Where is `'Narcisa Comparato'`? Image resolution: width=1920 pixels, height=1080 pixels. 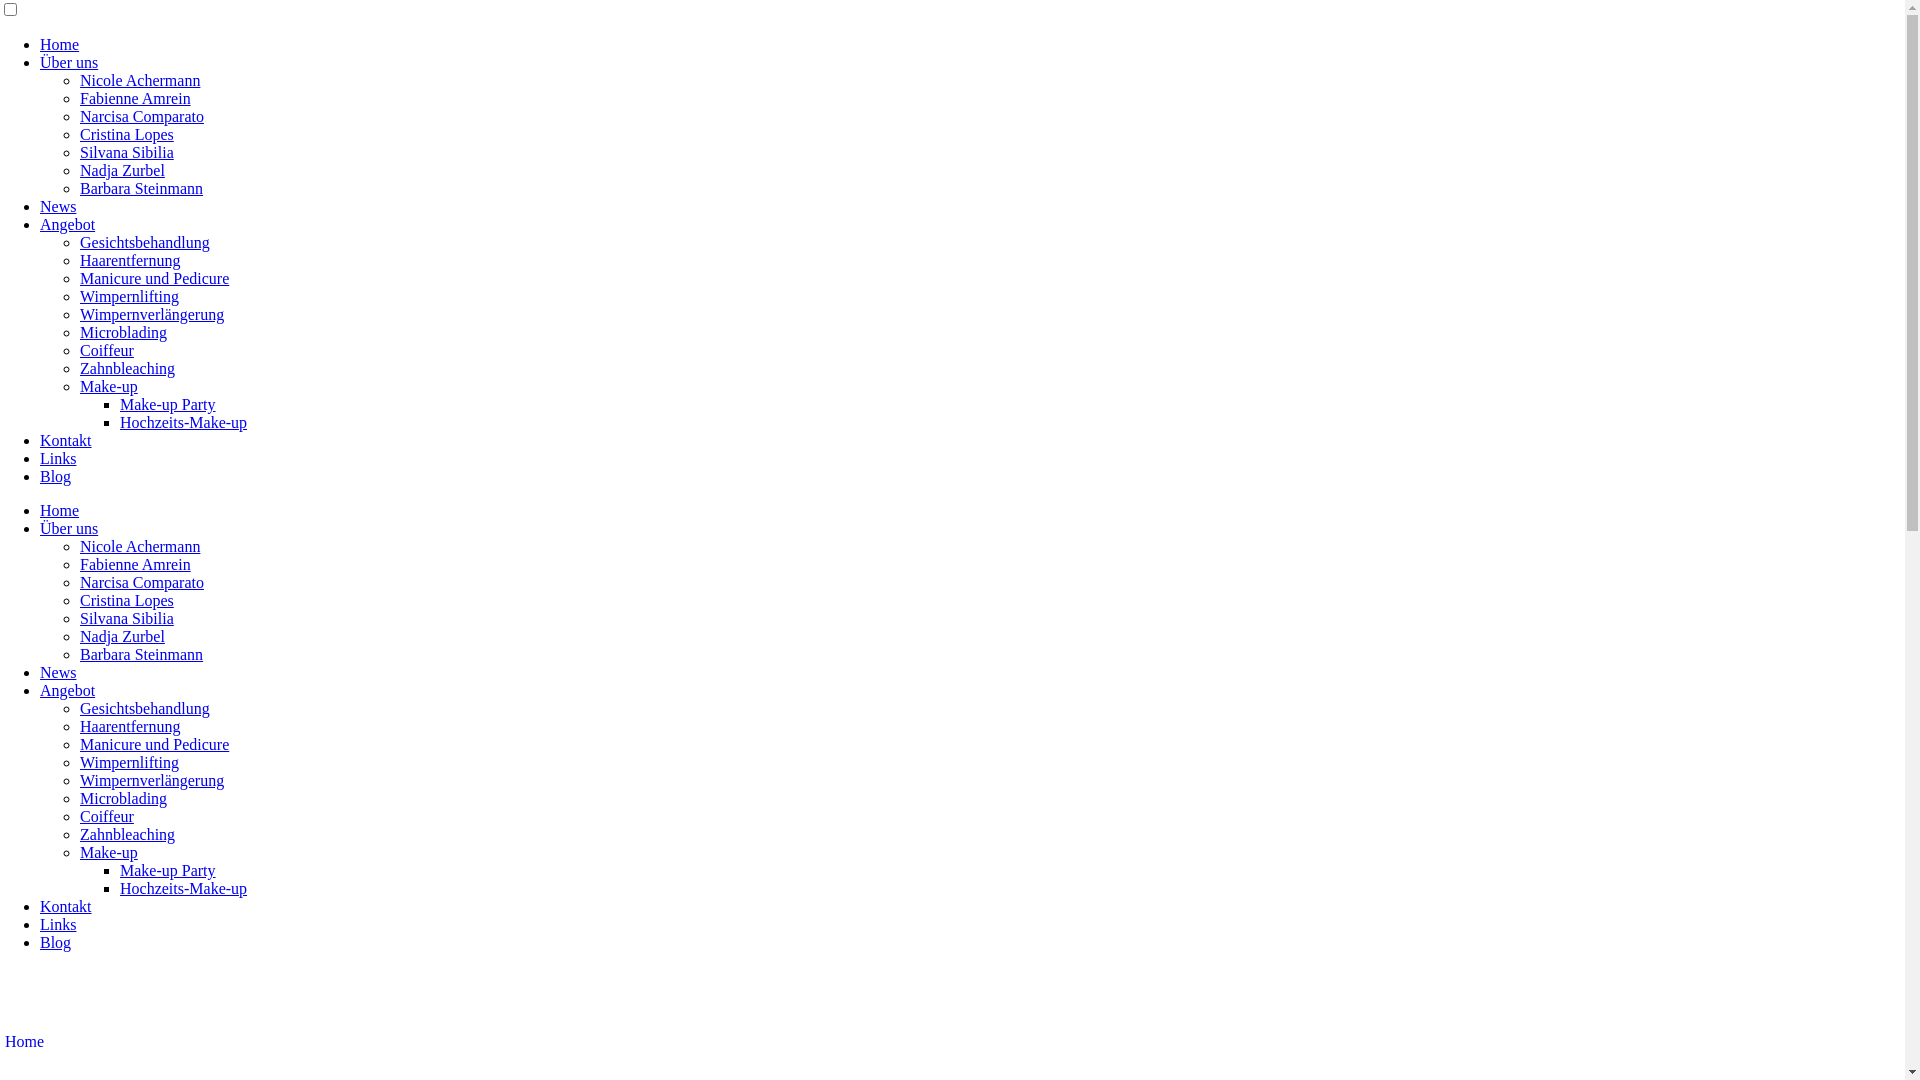 'Narcisa Comparato' is located at coordinates (141, 116).